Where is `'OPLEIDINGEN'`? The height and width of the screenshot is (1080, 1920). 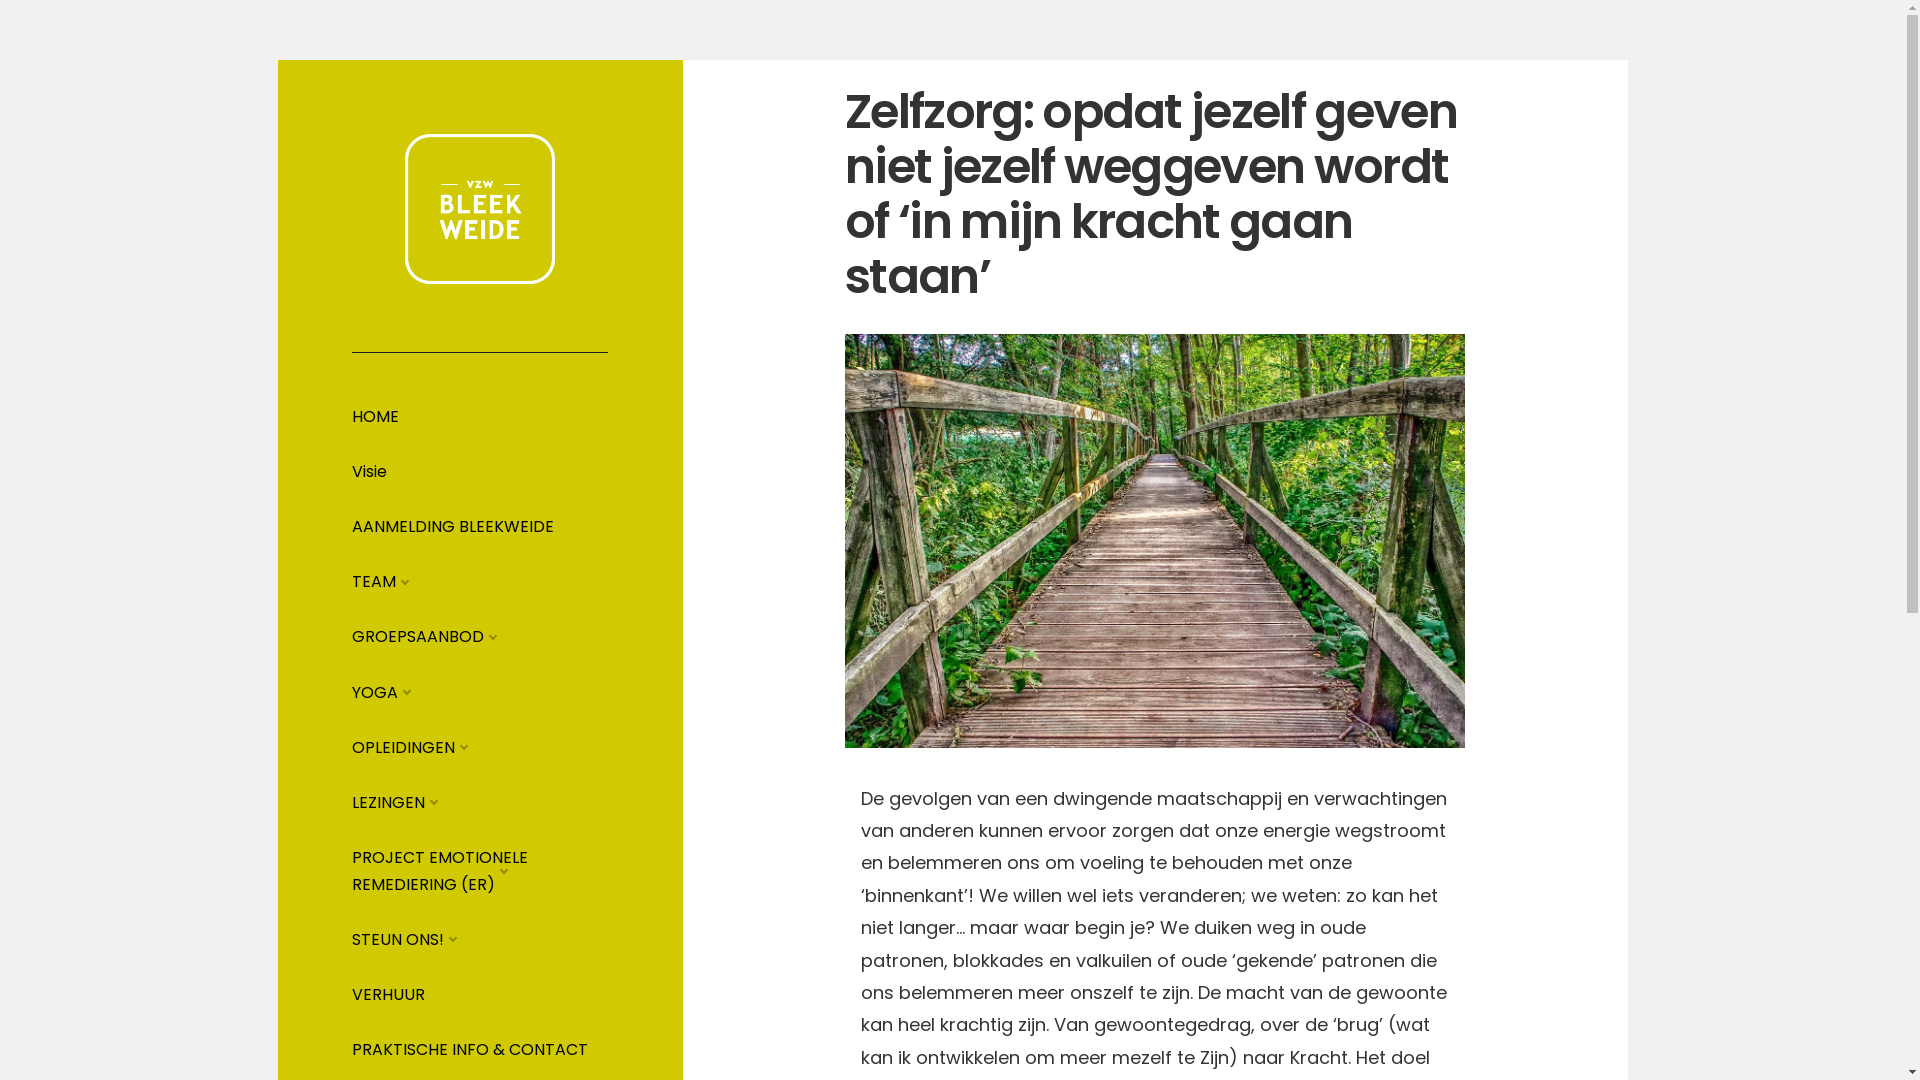 'OPLEIDINGEN' is located at coordinates (402, 747).